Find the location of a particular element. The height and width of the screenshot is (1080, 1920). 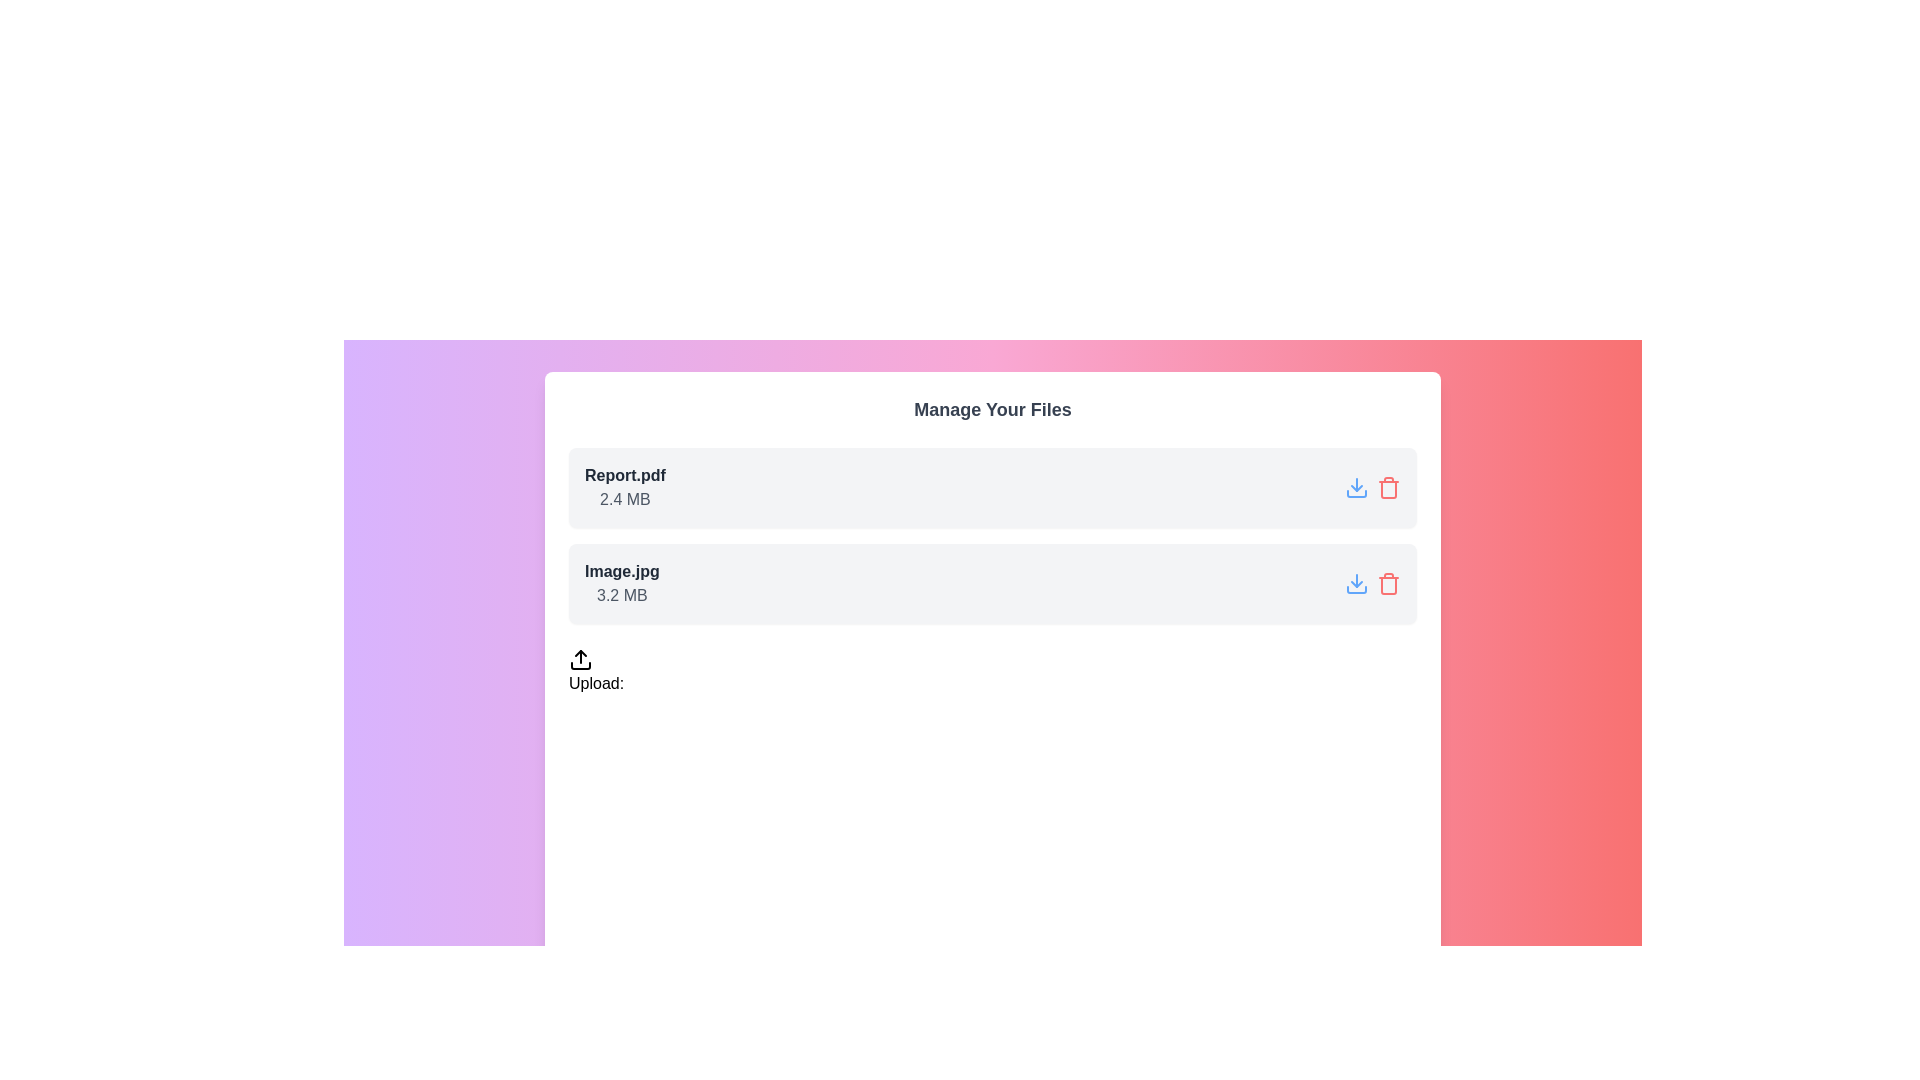

the label displaying 'Report.pdf' and '2.4 MB' which is the first item in the vertical list of file entries in the center panel is located at coordinates (624, 488).